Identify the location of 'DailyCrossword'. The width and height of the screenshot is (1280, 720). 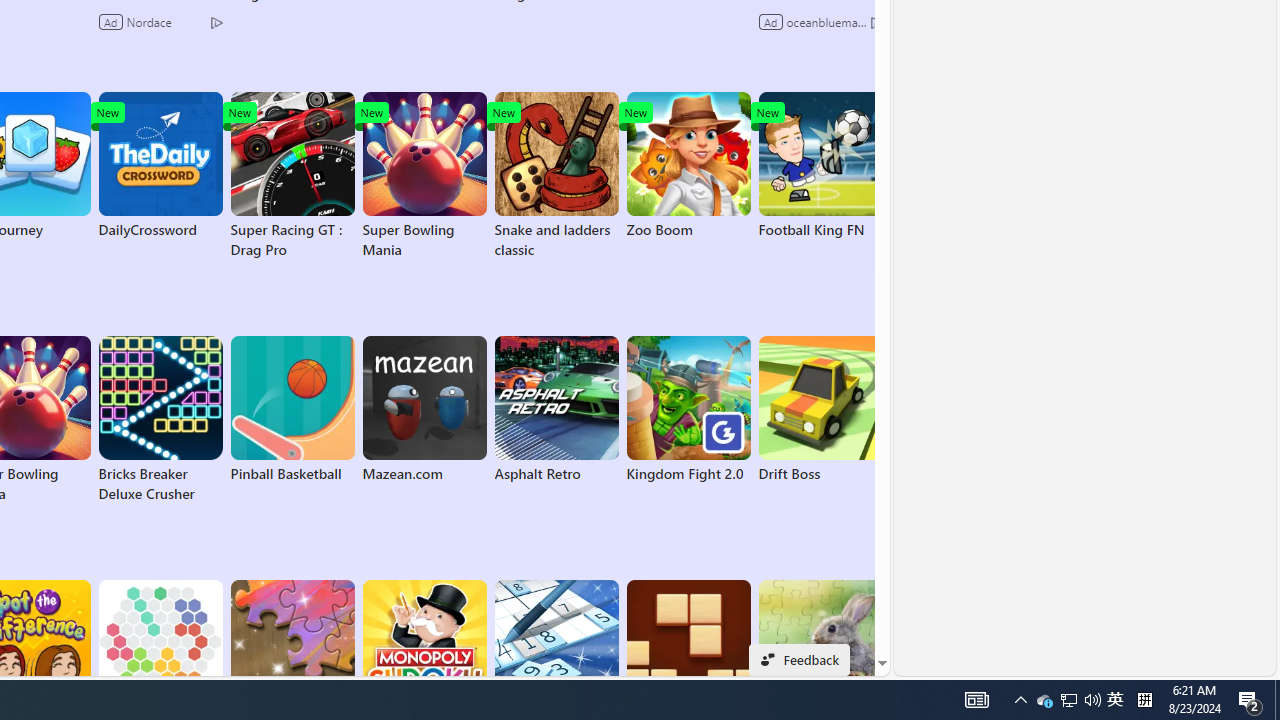
(160, 164).